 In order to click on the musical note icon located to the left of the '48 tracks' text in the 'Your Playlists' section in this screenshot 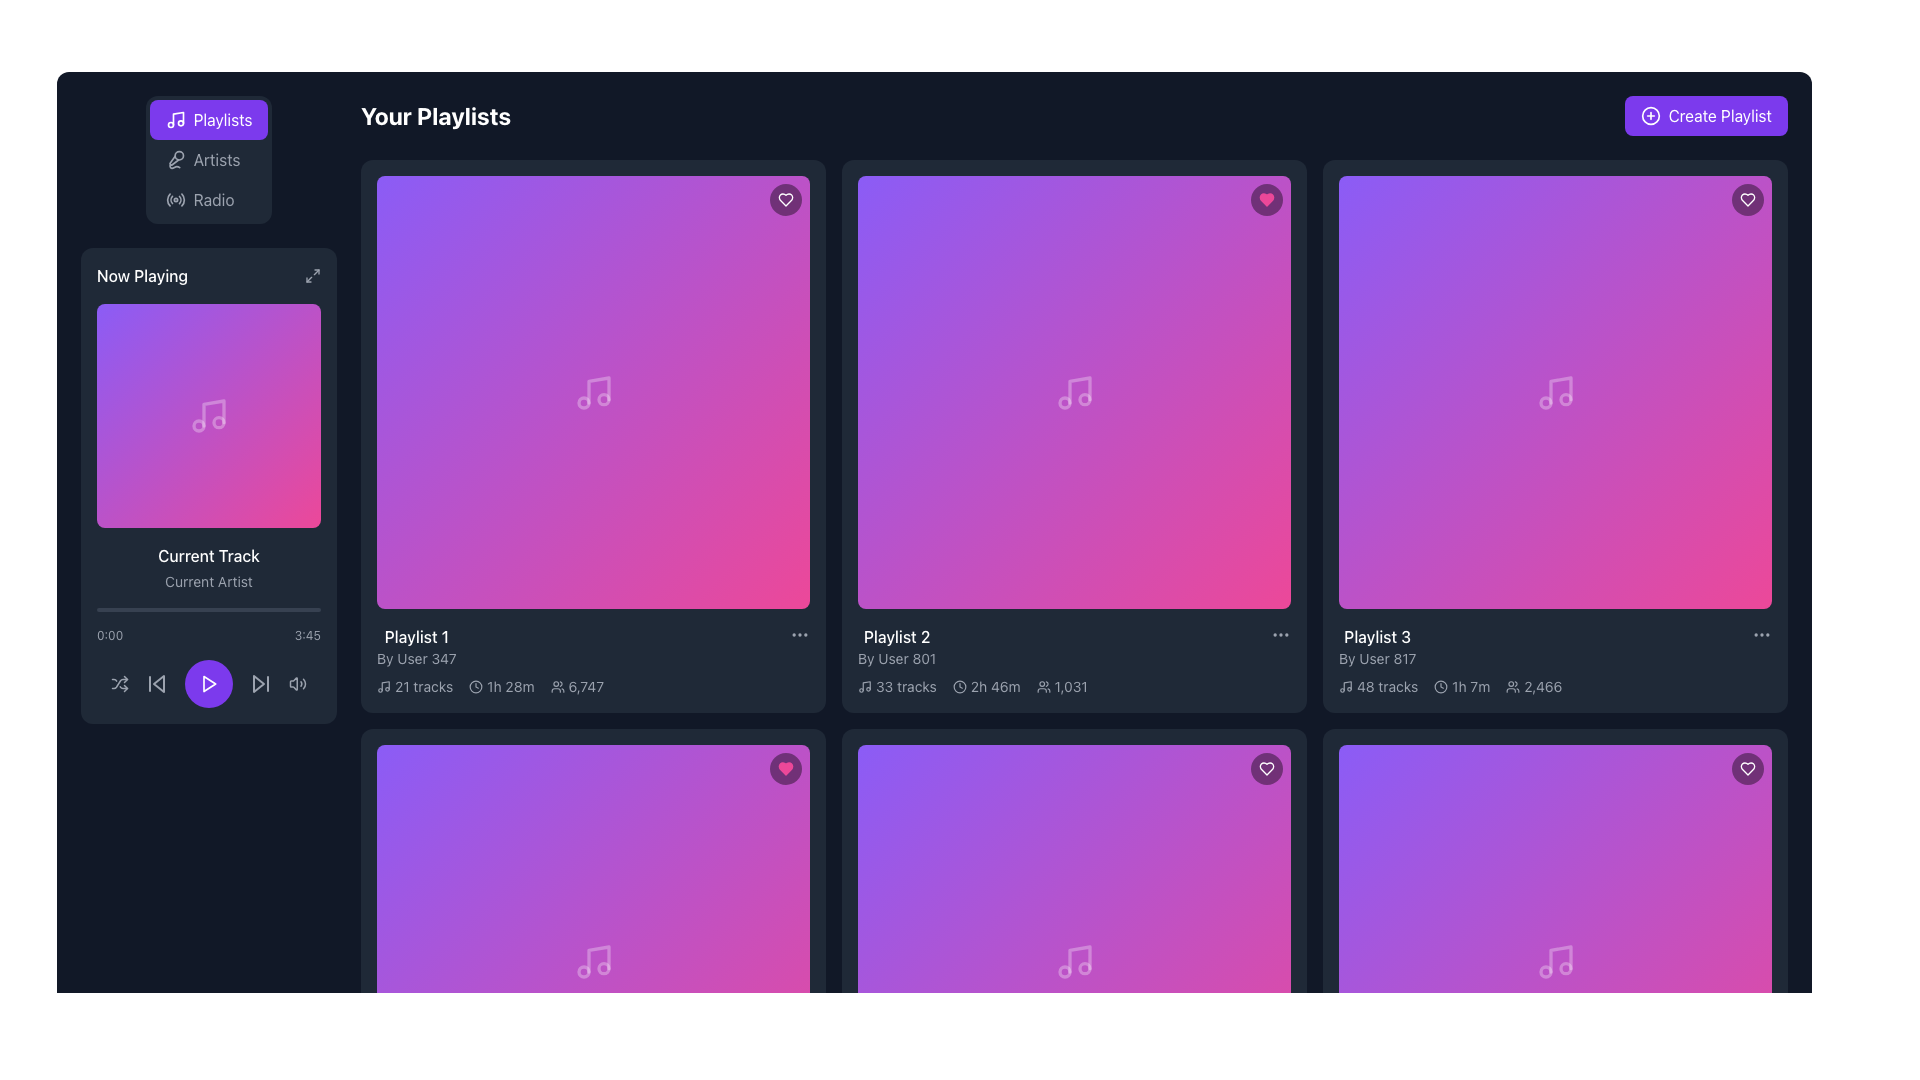, I will do `click(1345, 685)`.